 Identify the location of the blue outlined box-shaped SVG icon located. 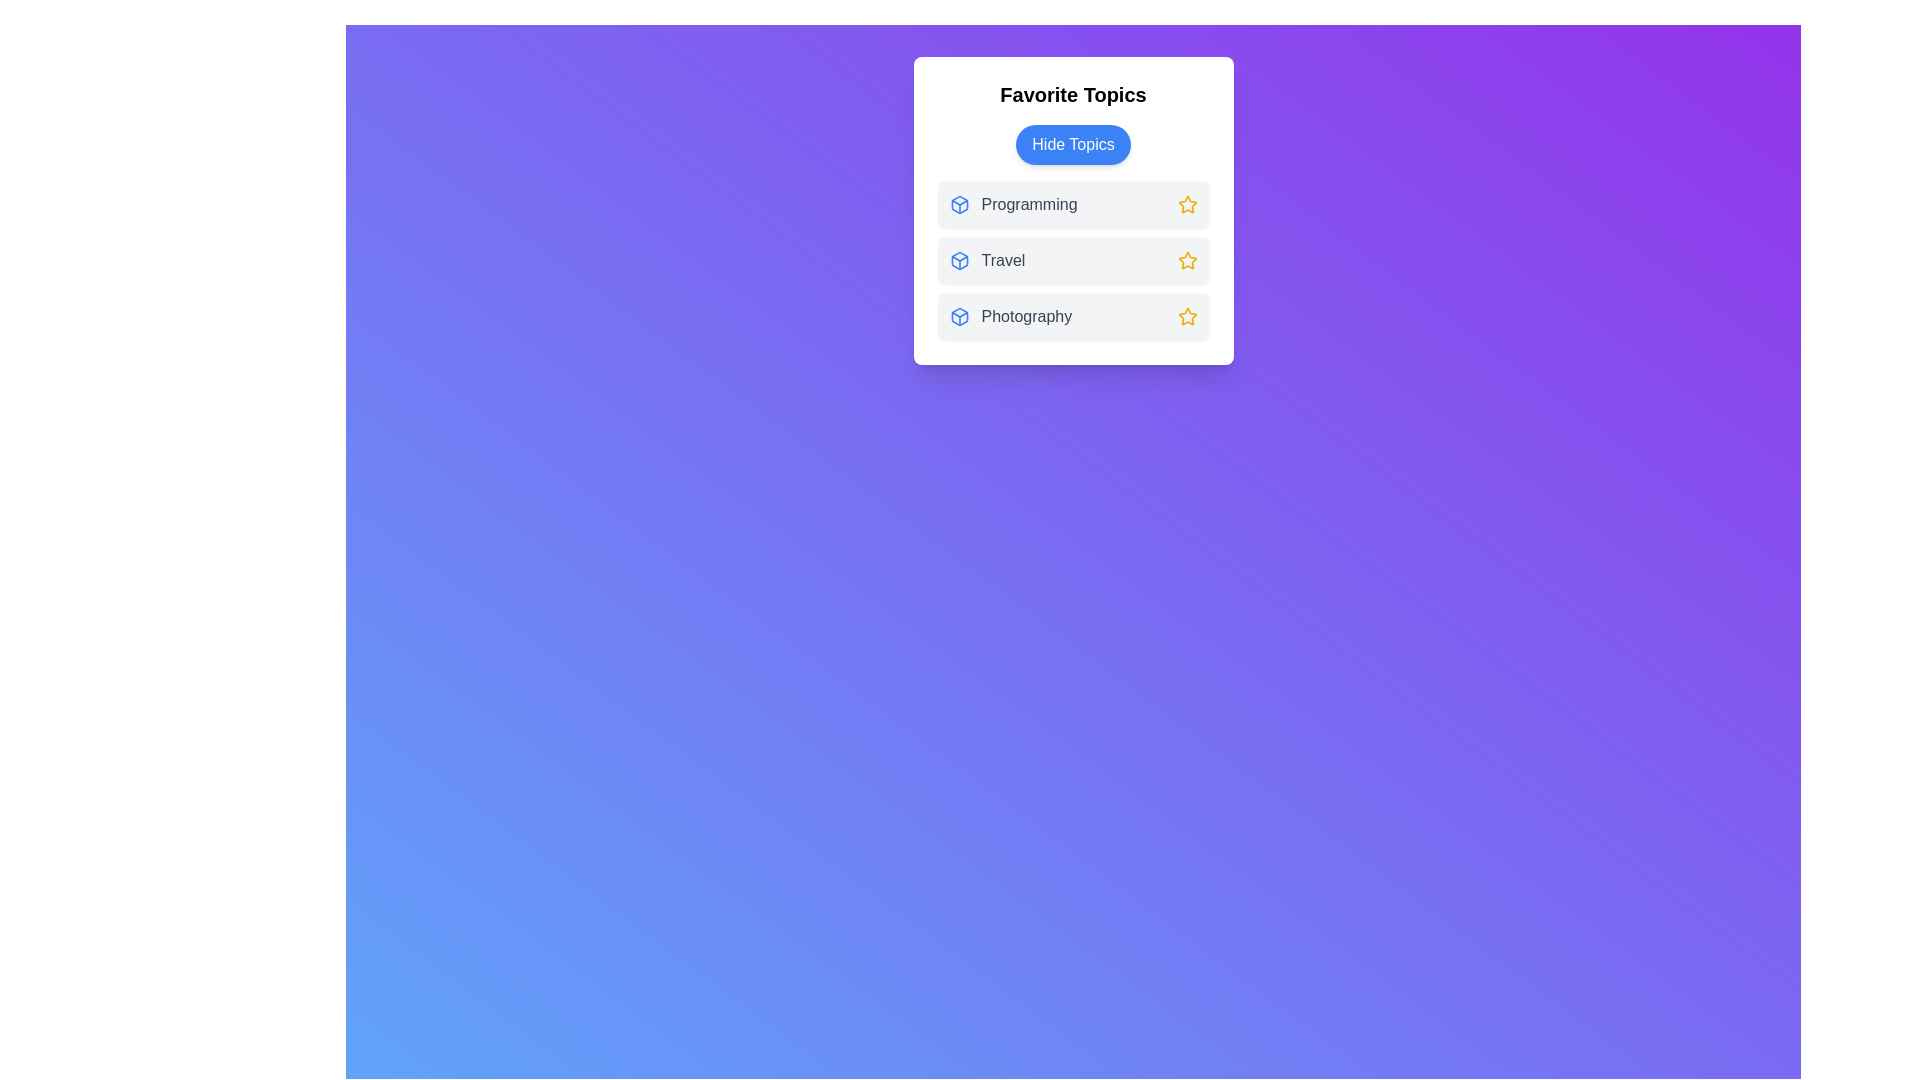
(958, 315).